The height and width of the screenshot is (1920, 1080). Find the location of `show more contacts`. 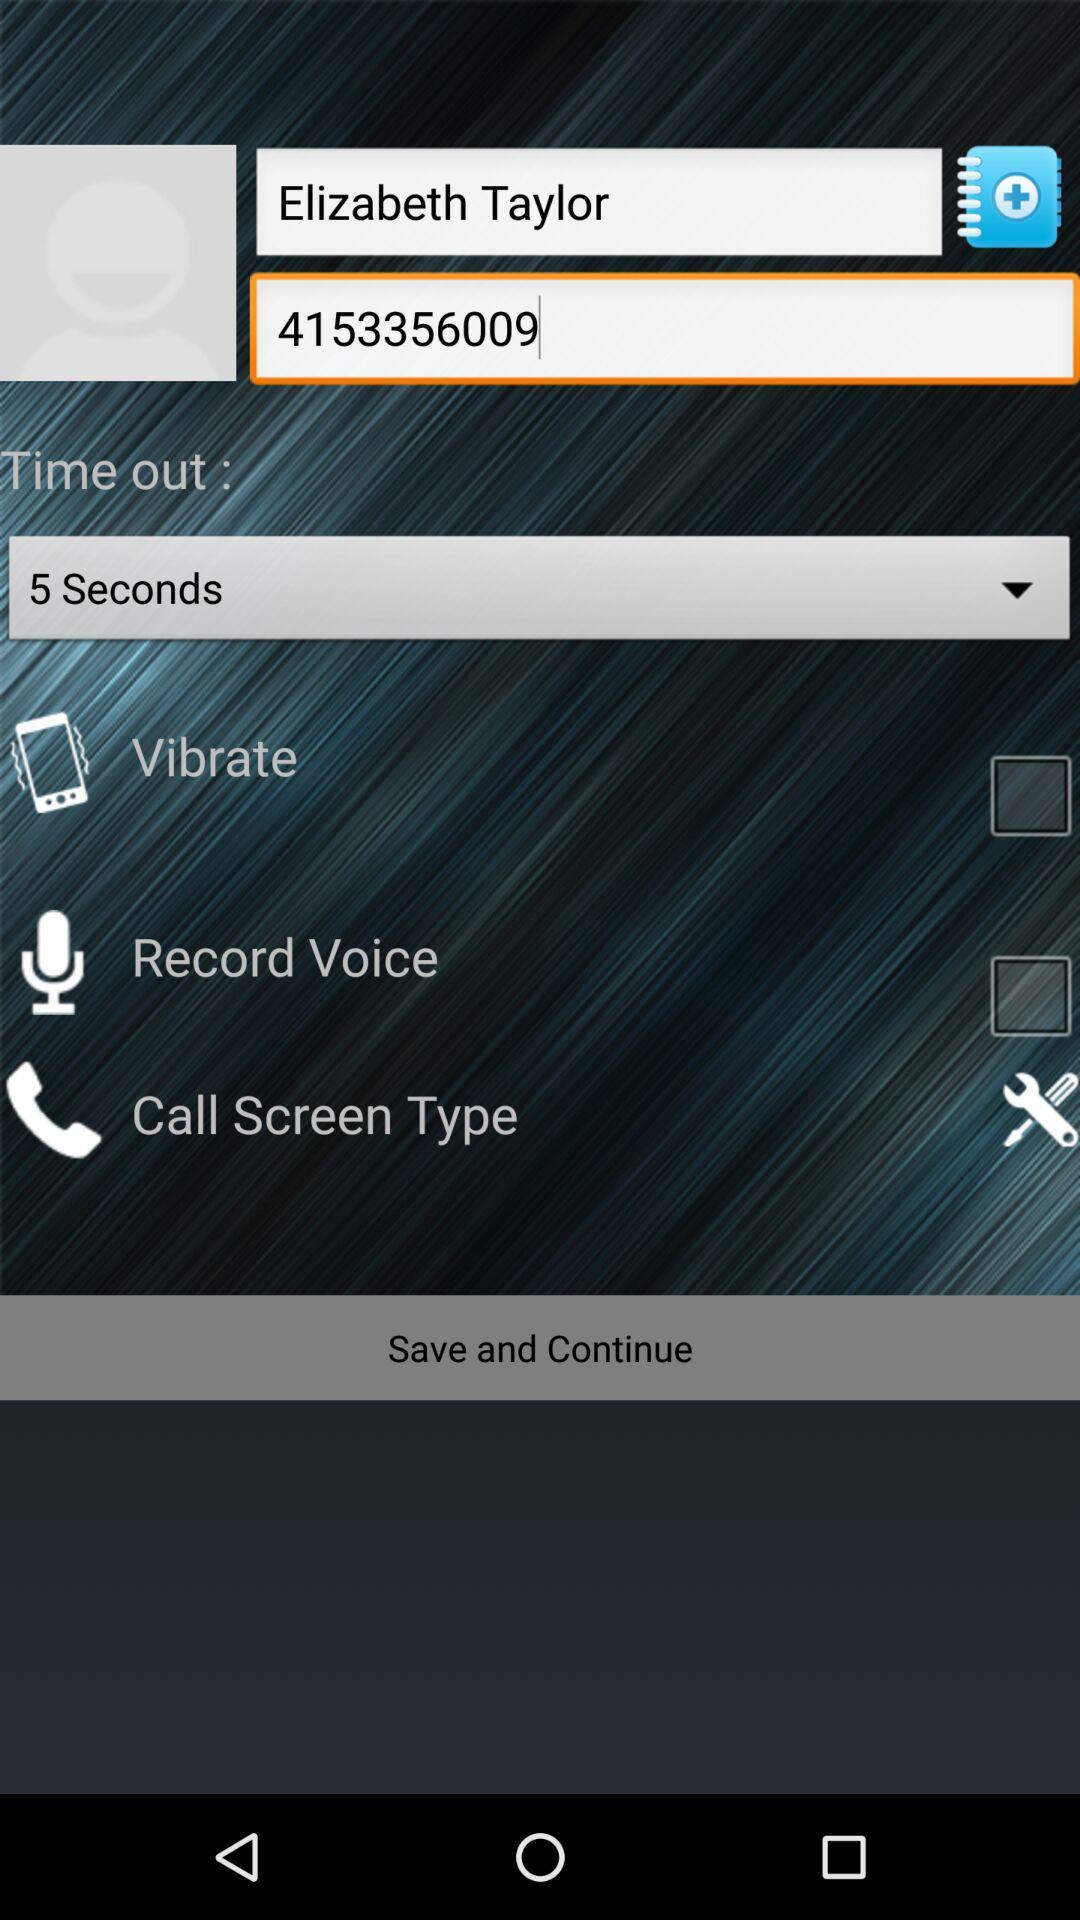

show more contacts is located at coordinates (1008, 197).